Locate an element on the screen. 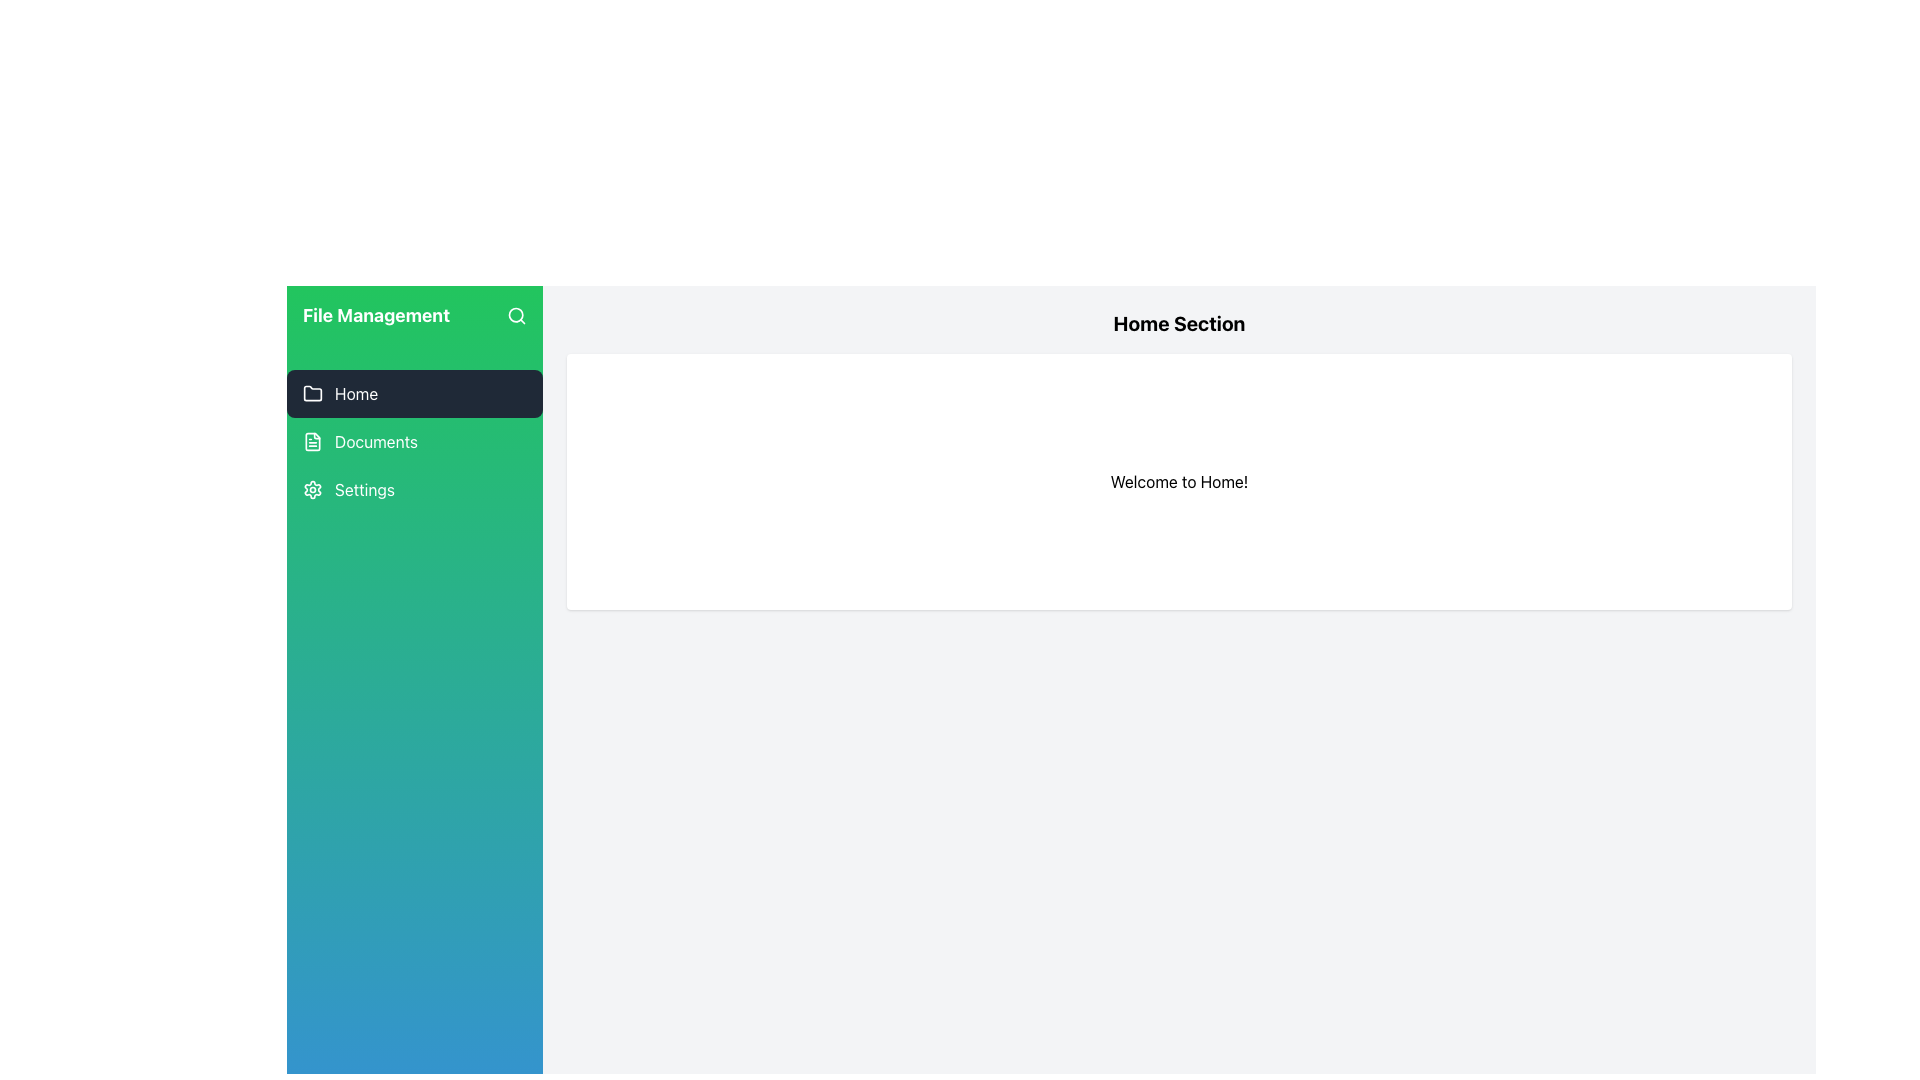  the 'Documents' icon in the side navigation bar is located at coordinates (311, 441).